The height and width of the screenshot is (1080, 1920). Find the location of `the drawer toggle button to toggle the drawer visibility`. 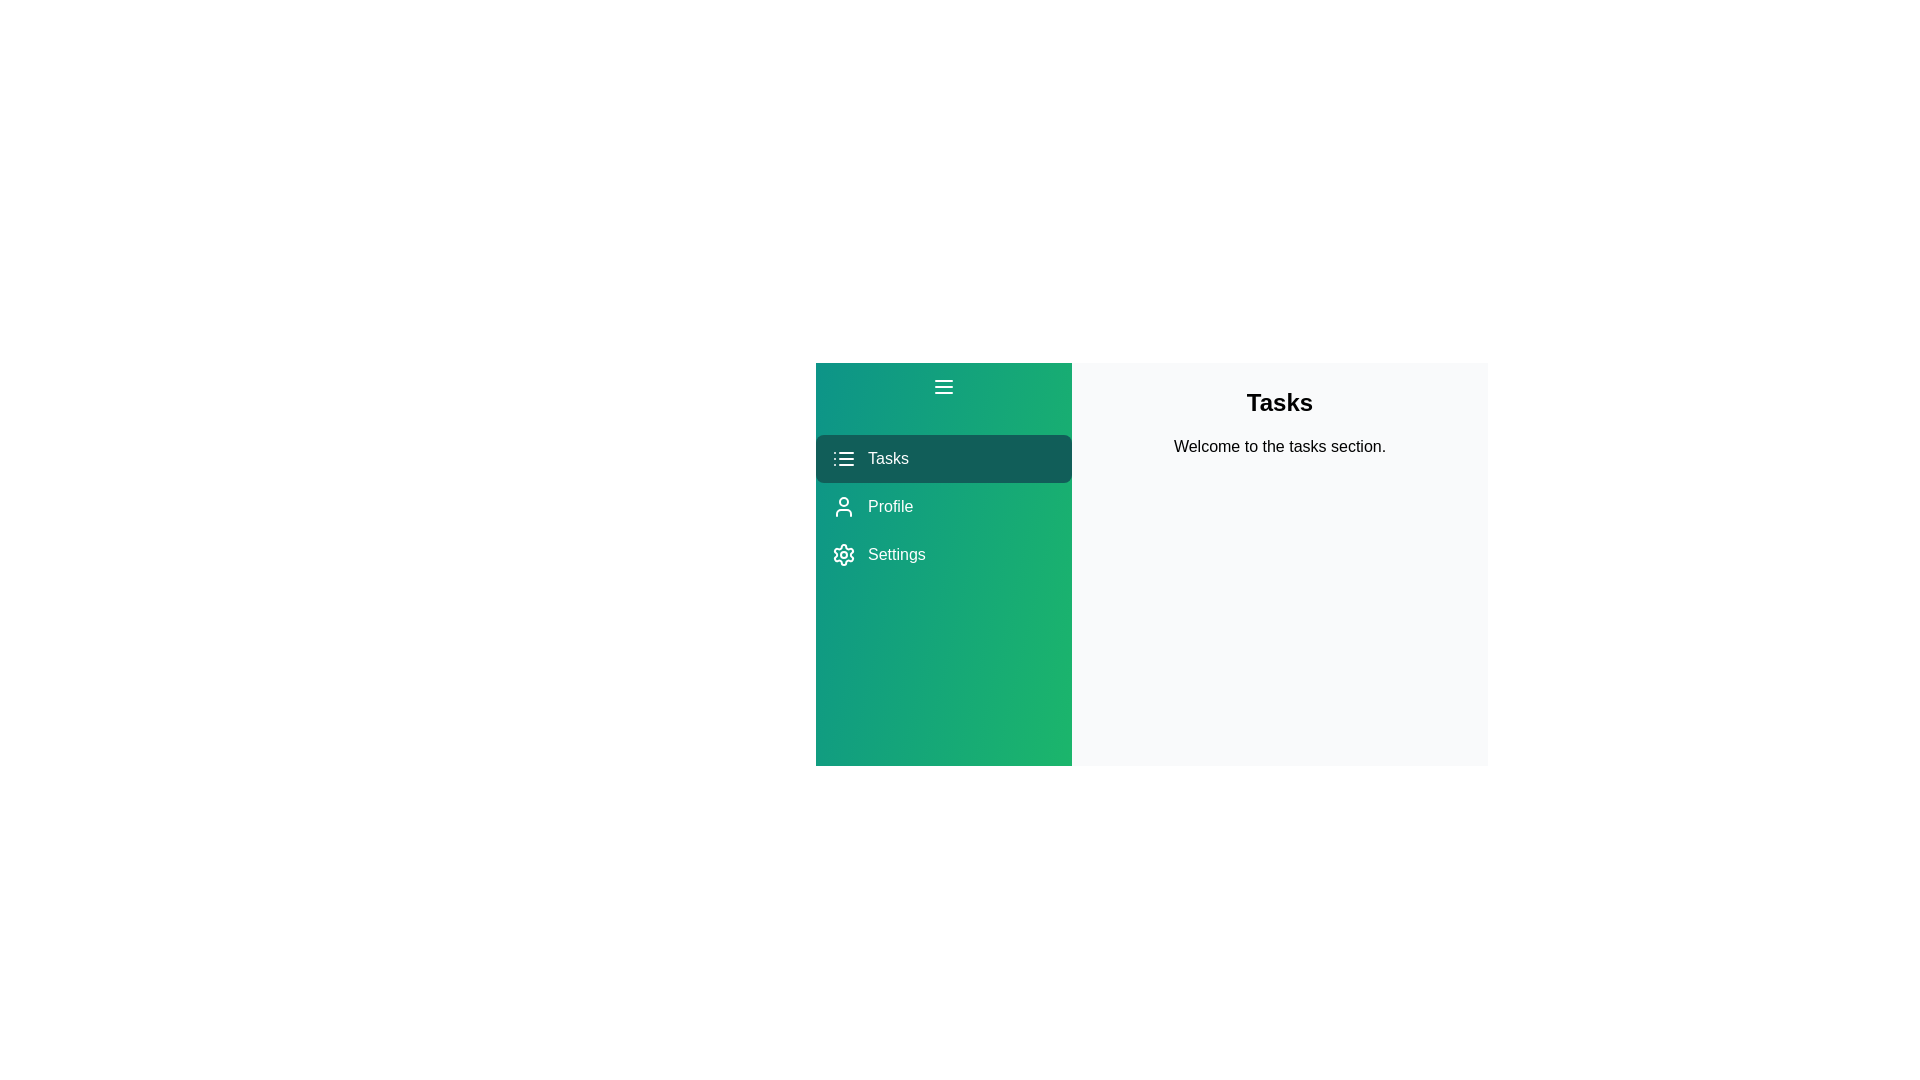

the drawer toggle button to toggle the drawer visibility is located at coordinates (943, 386).